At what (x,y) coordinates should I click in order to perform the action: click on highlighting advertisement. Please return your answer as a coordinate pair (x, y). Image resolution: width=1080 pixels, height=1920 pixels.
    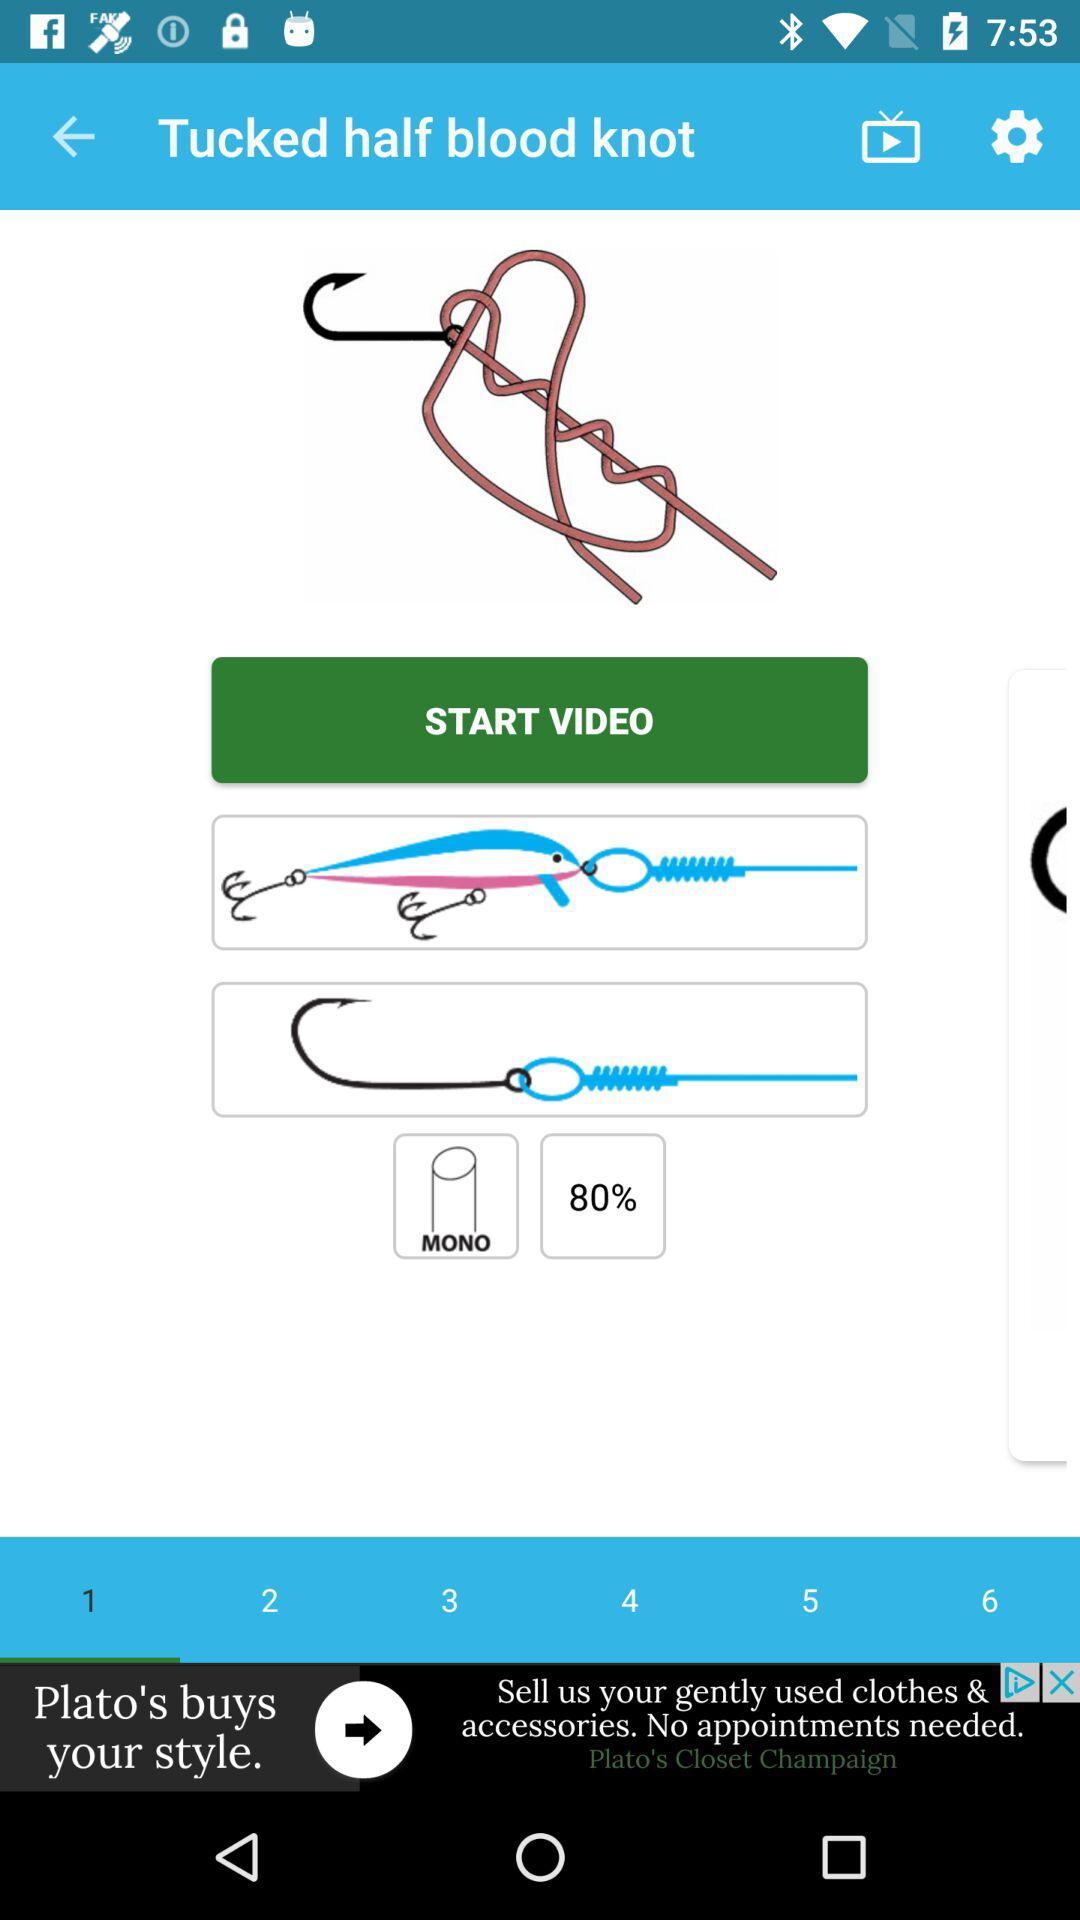
    Looking at the image, I should click on (540, 1727).